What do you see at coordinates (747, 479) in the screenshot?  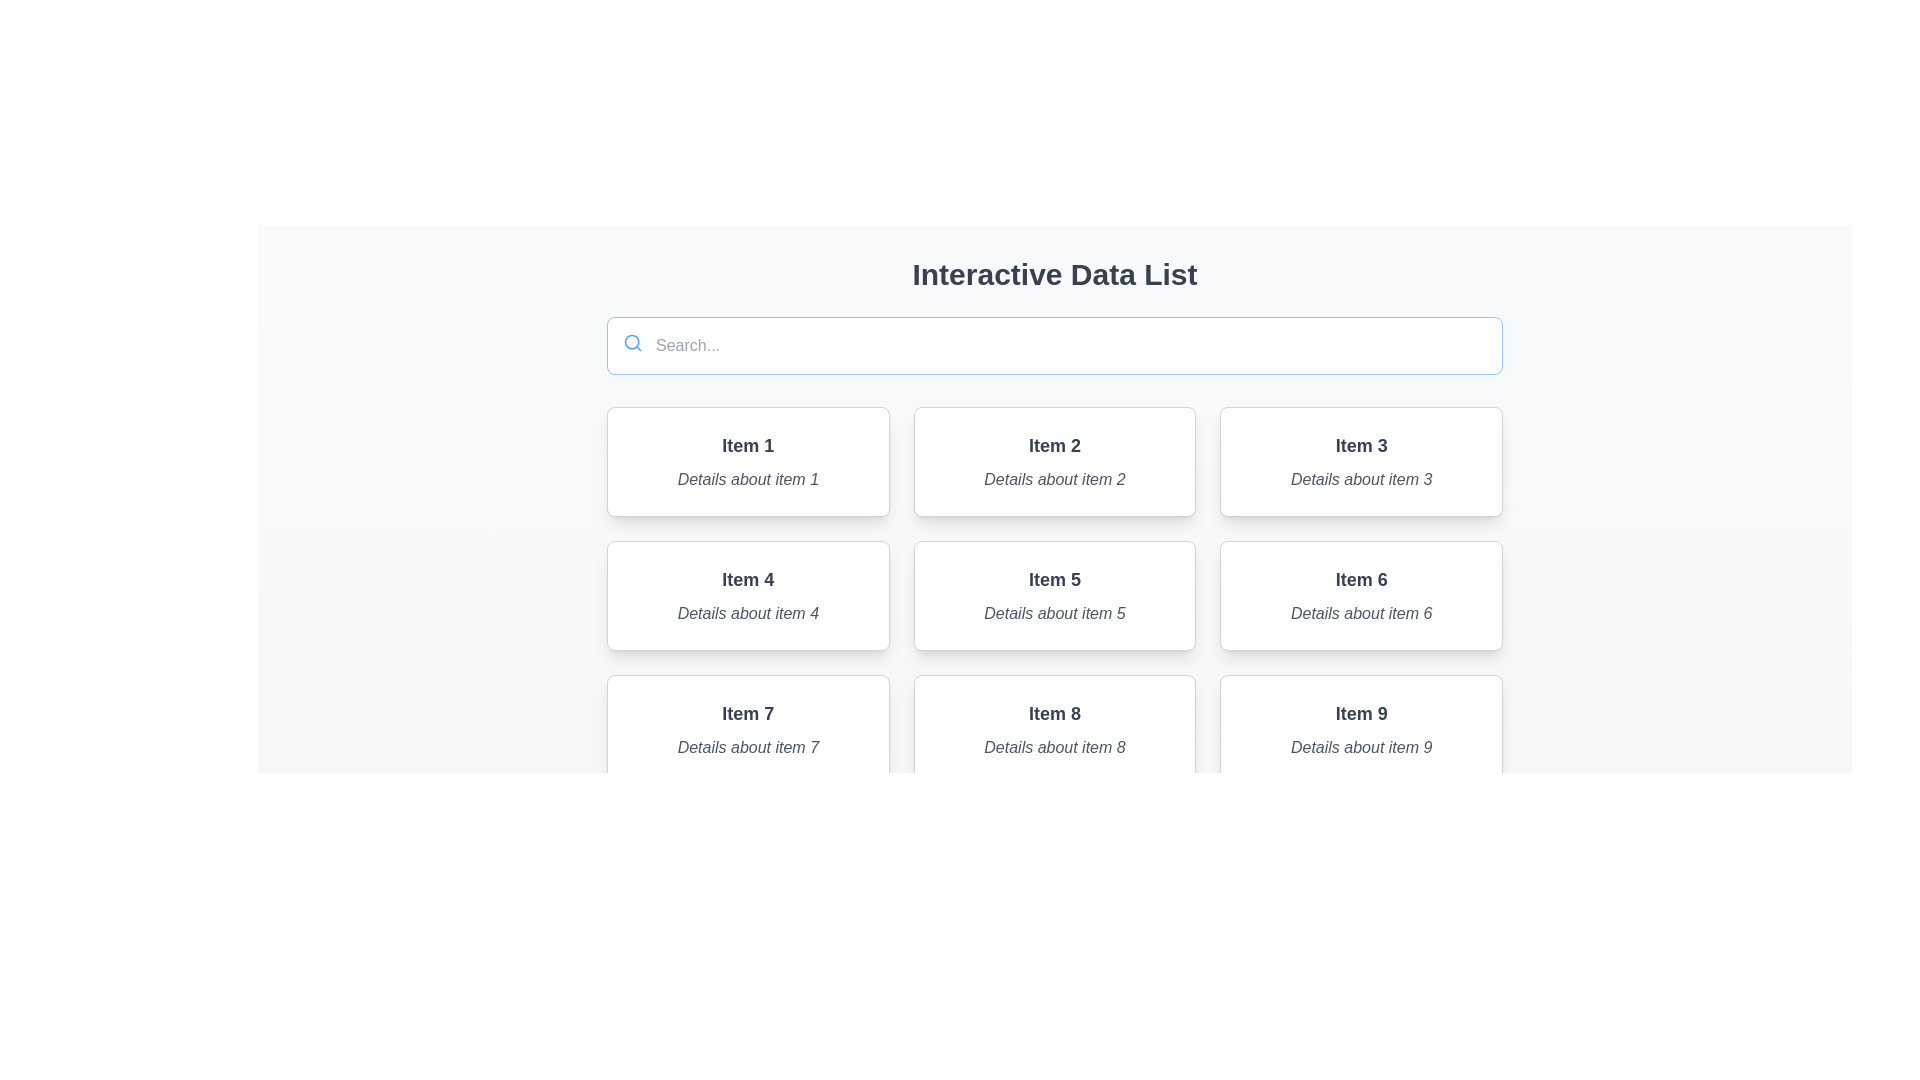 I see `italic gray text displaying 'Details about item 1' located within the card under the heading 'Item 1' in the top-left card of the first row` at bounding box center [747, 479].